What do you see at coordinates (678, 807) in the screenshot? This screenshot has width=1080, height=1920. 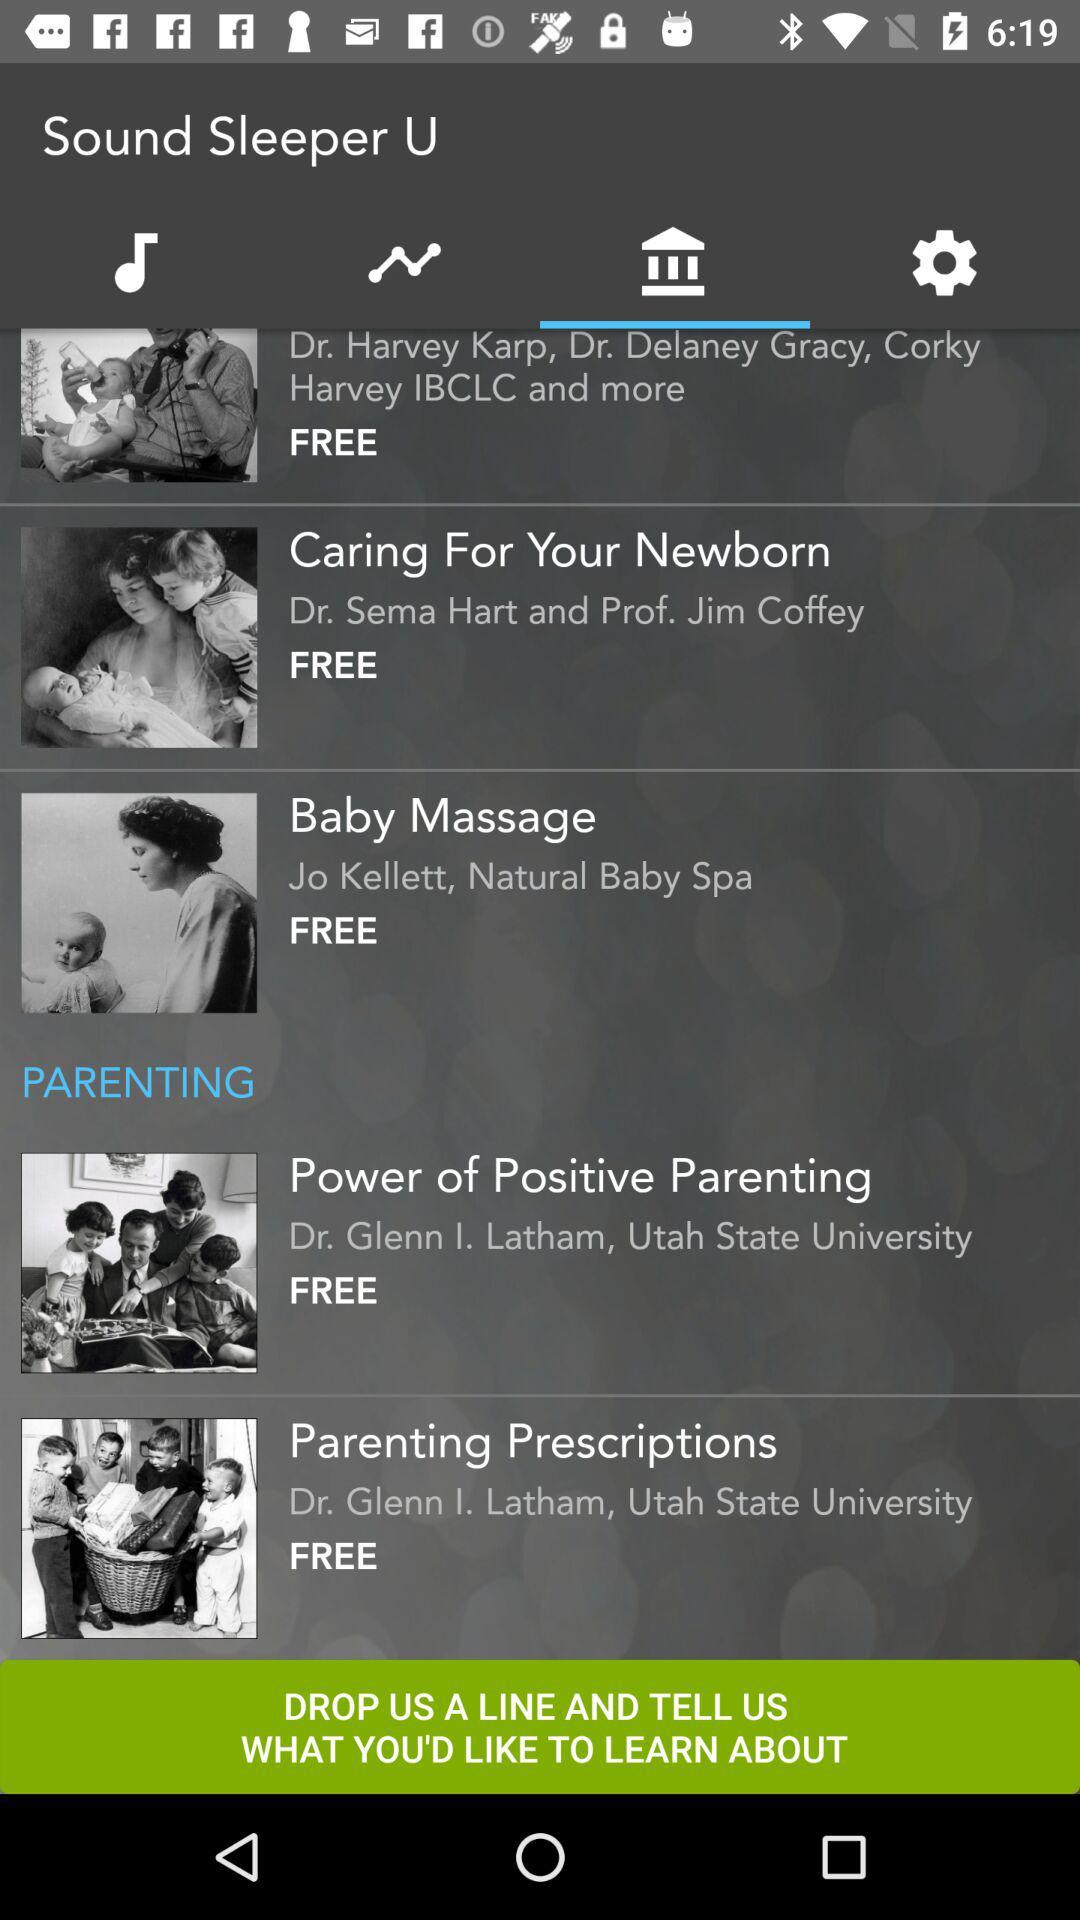 I see `the item above the jo kellett natural` at bounding box center [678, 807].